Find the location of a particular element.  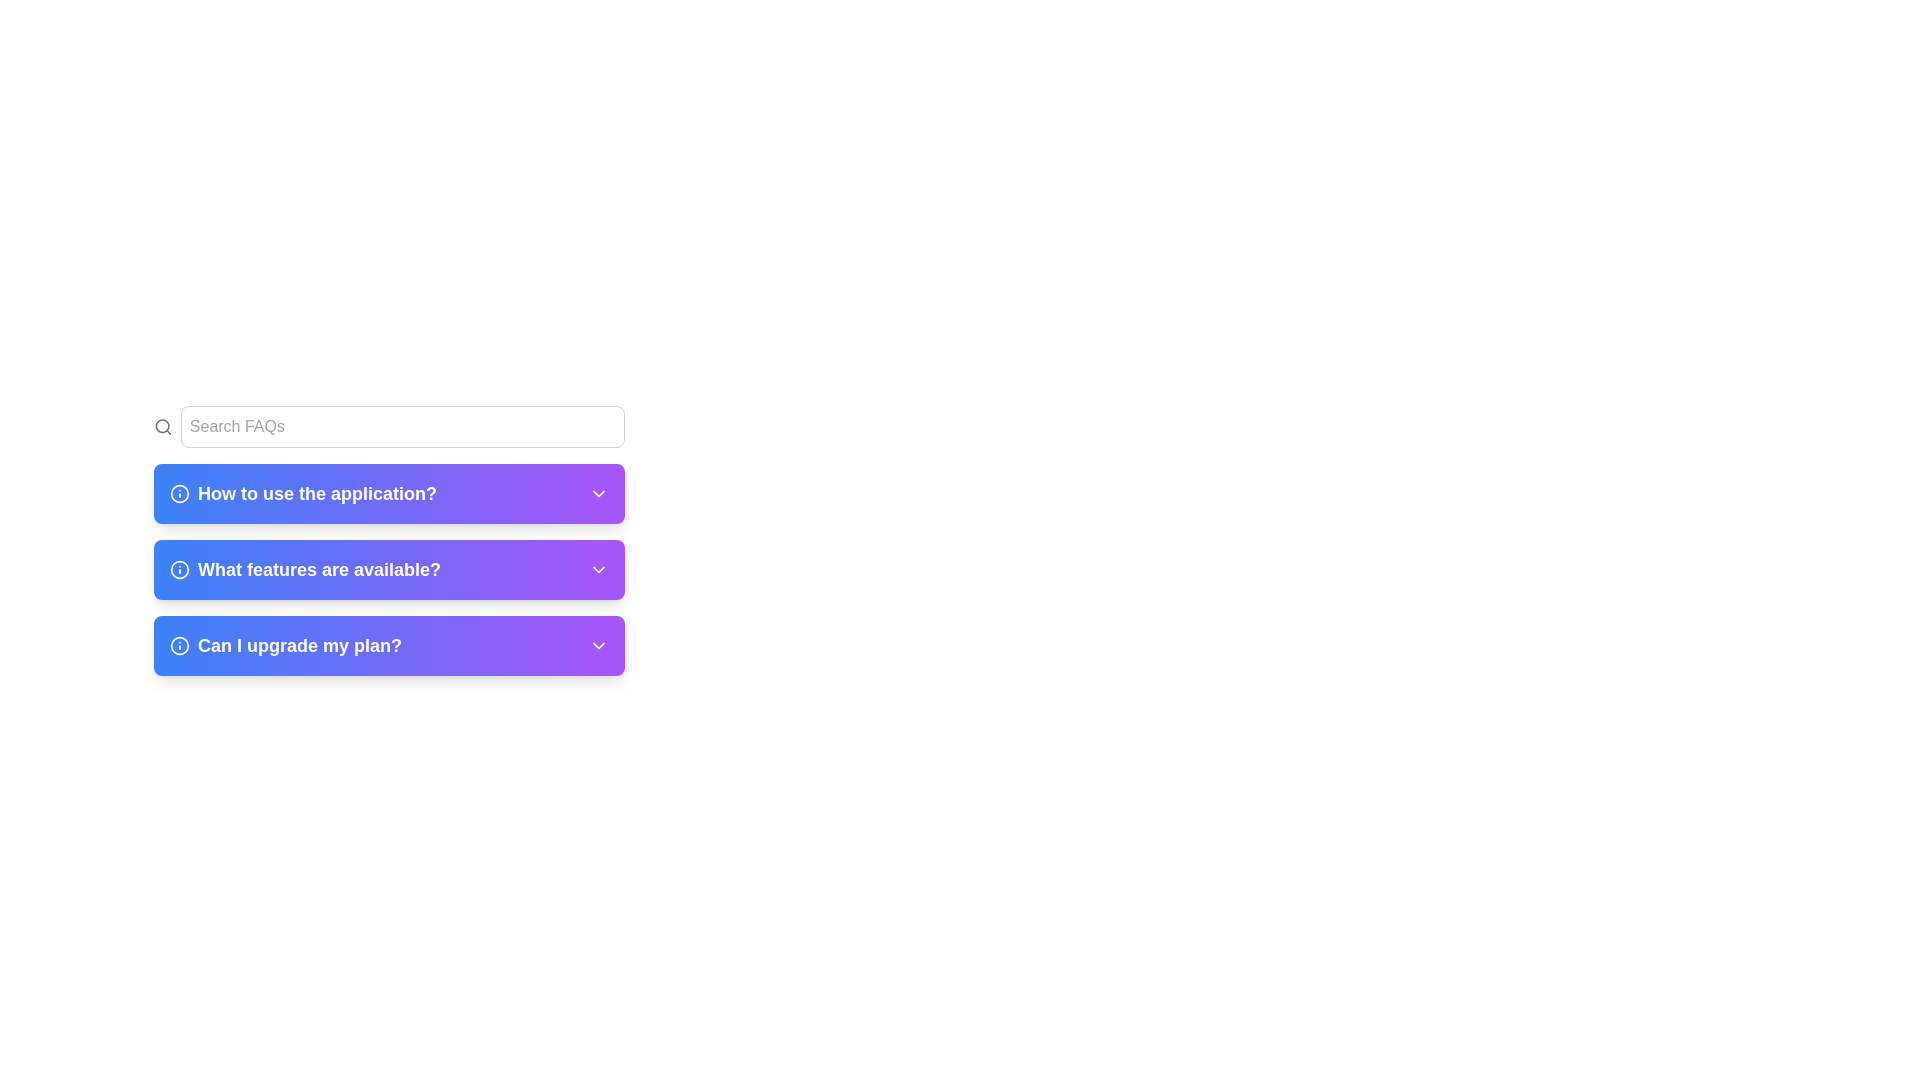

the collapsible header for the first FAQ item is located at coordinates (316, 493).